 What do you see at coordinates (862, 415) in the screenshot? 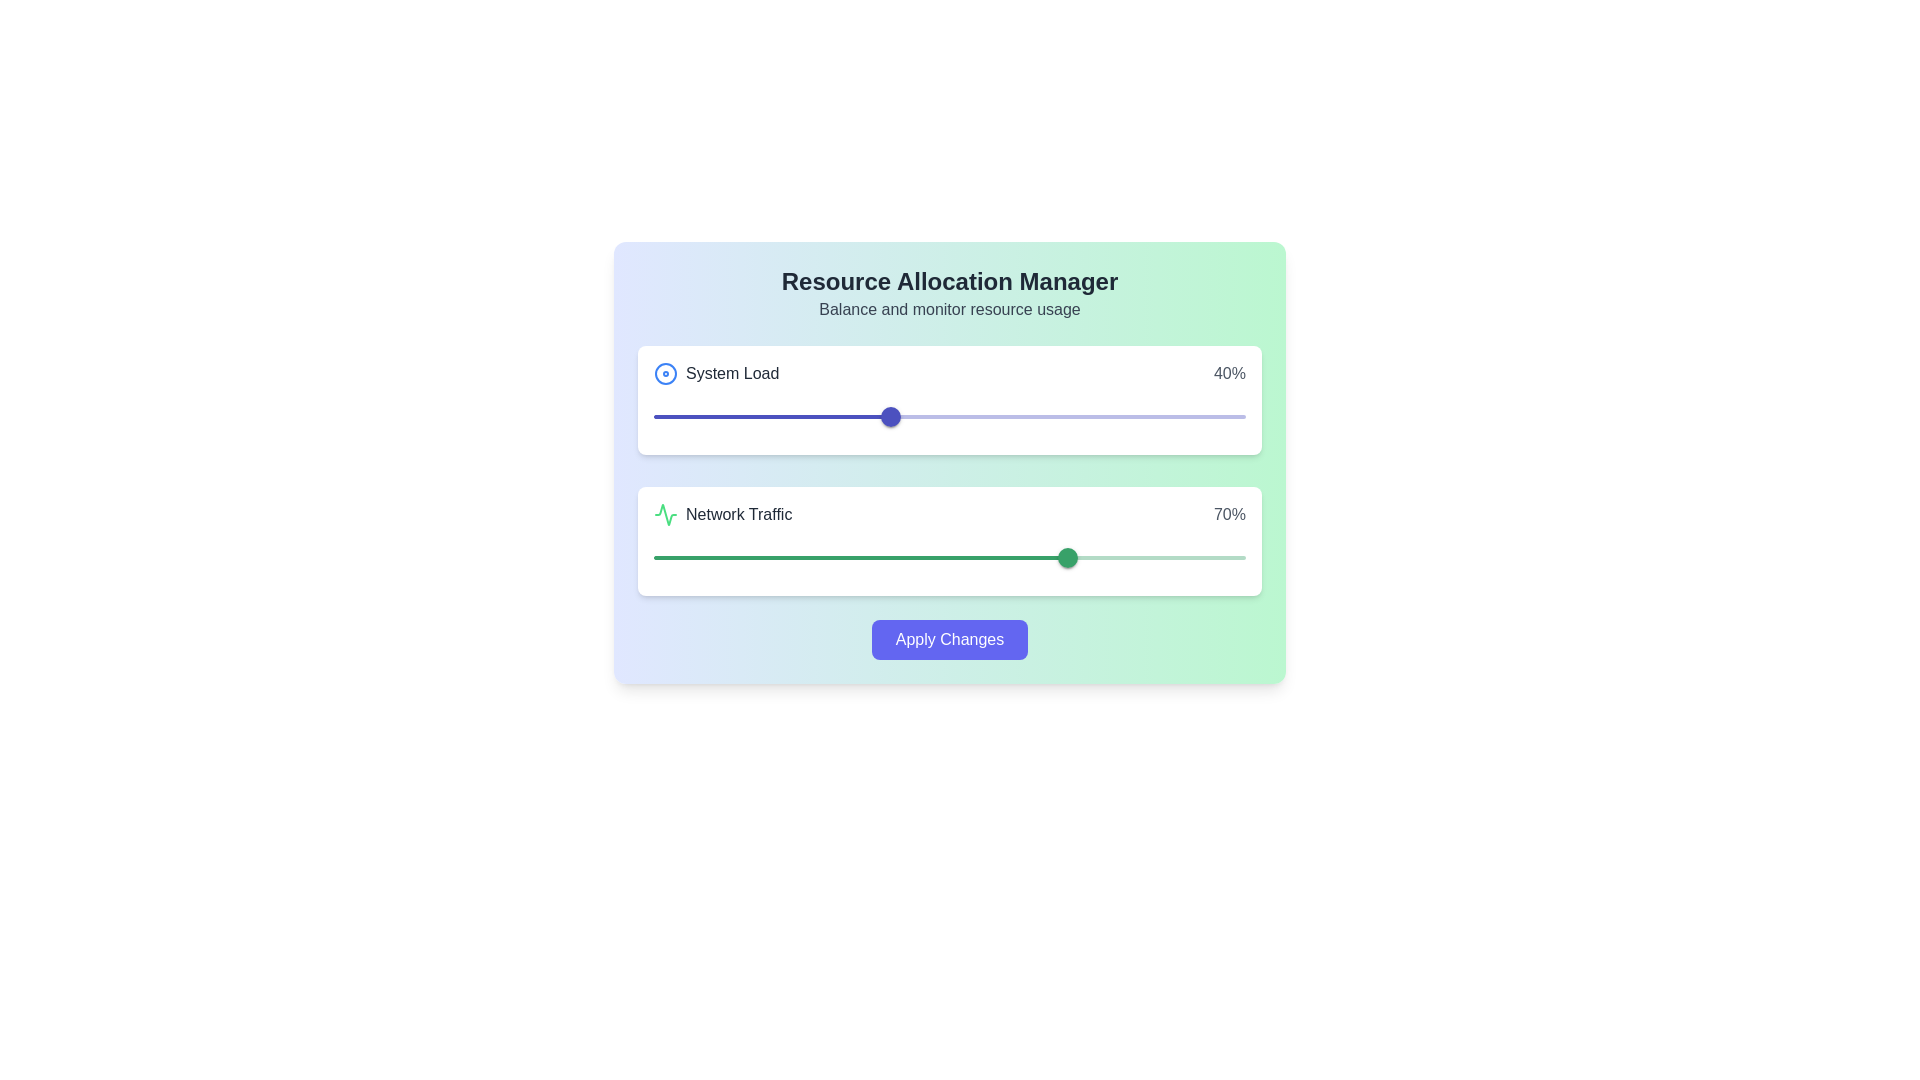
I see `the slider` at bounding box center [862, 415].